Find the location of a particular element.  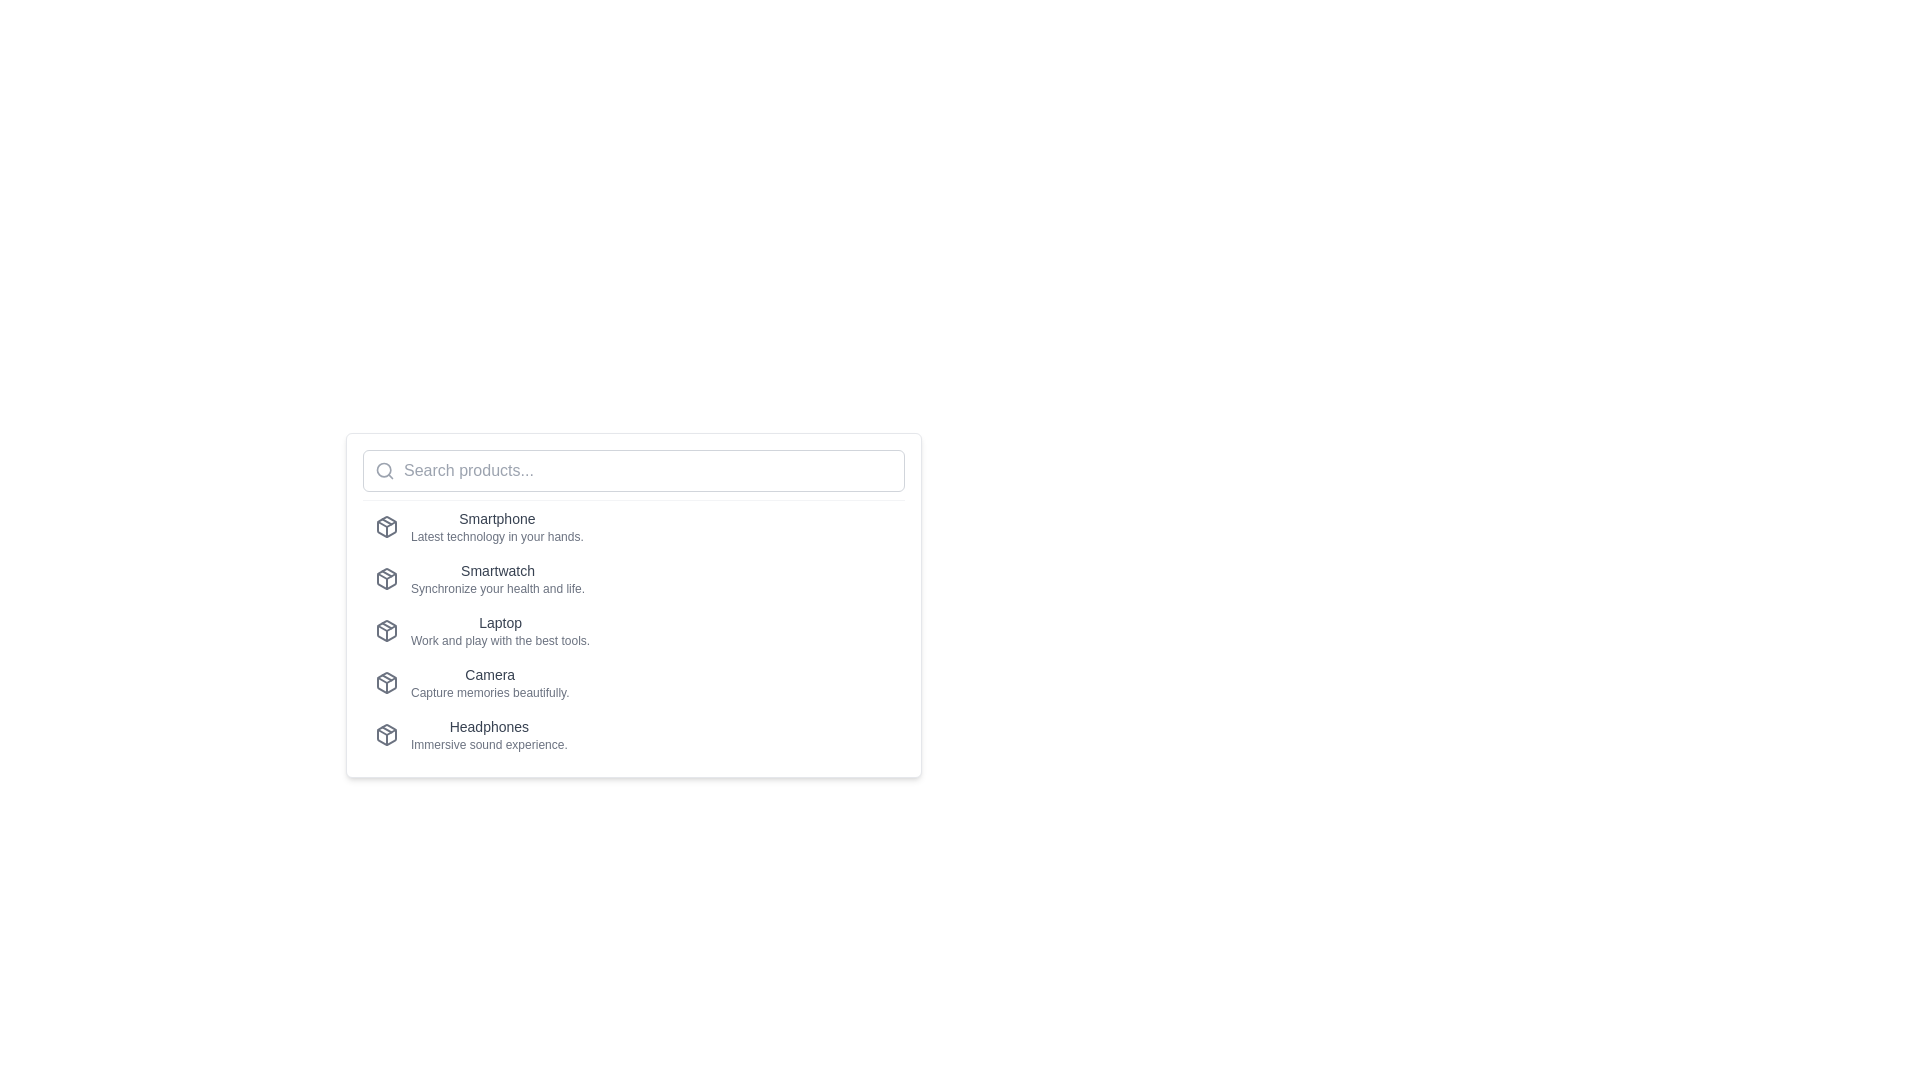

the third list item in the vertical list of options related to laptops is located at coordinates (632, 631).